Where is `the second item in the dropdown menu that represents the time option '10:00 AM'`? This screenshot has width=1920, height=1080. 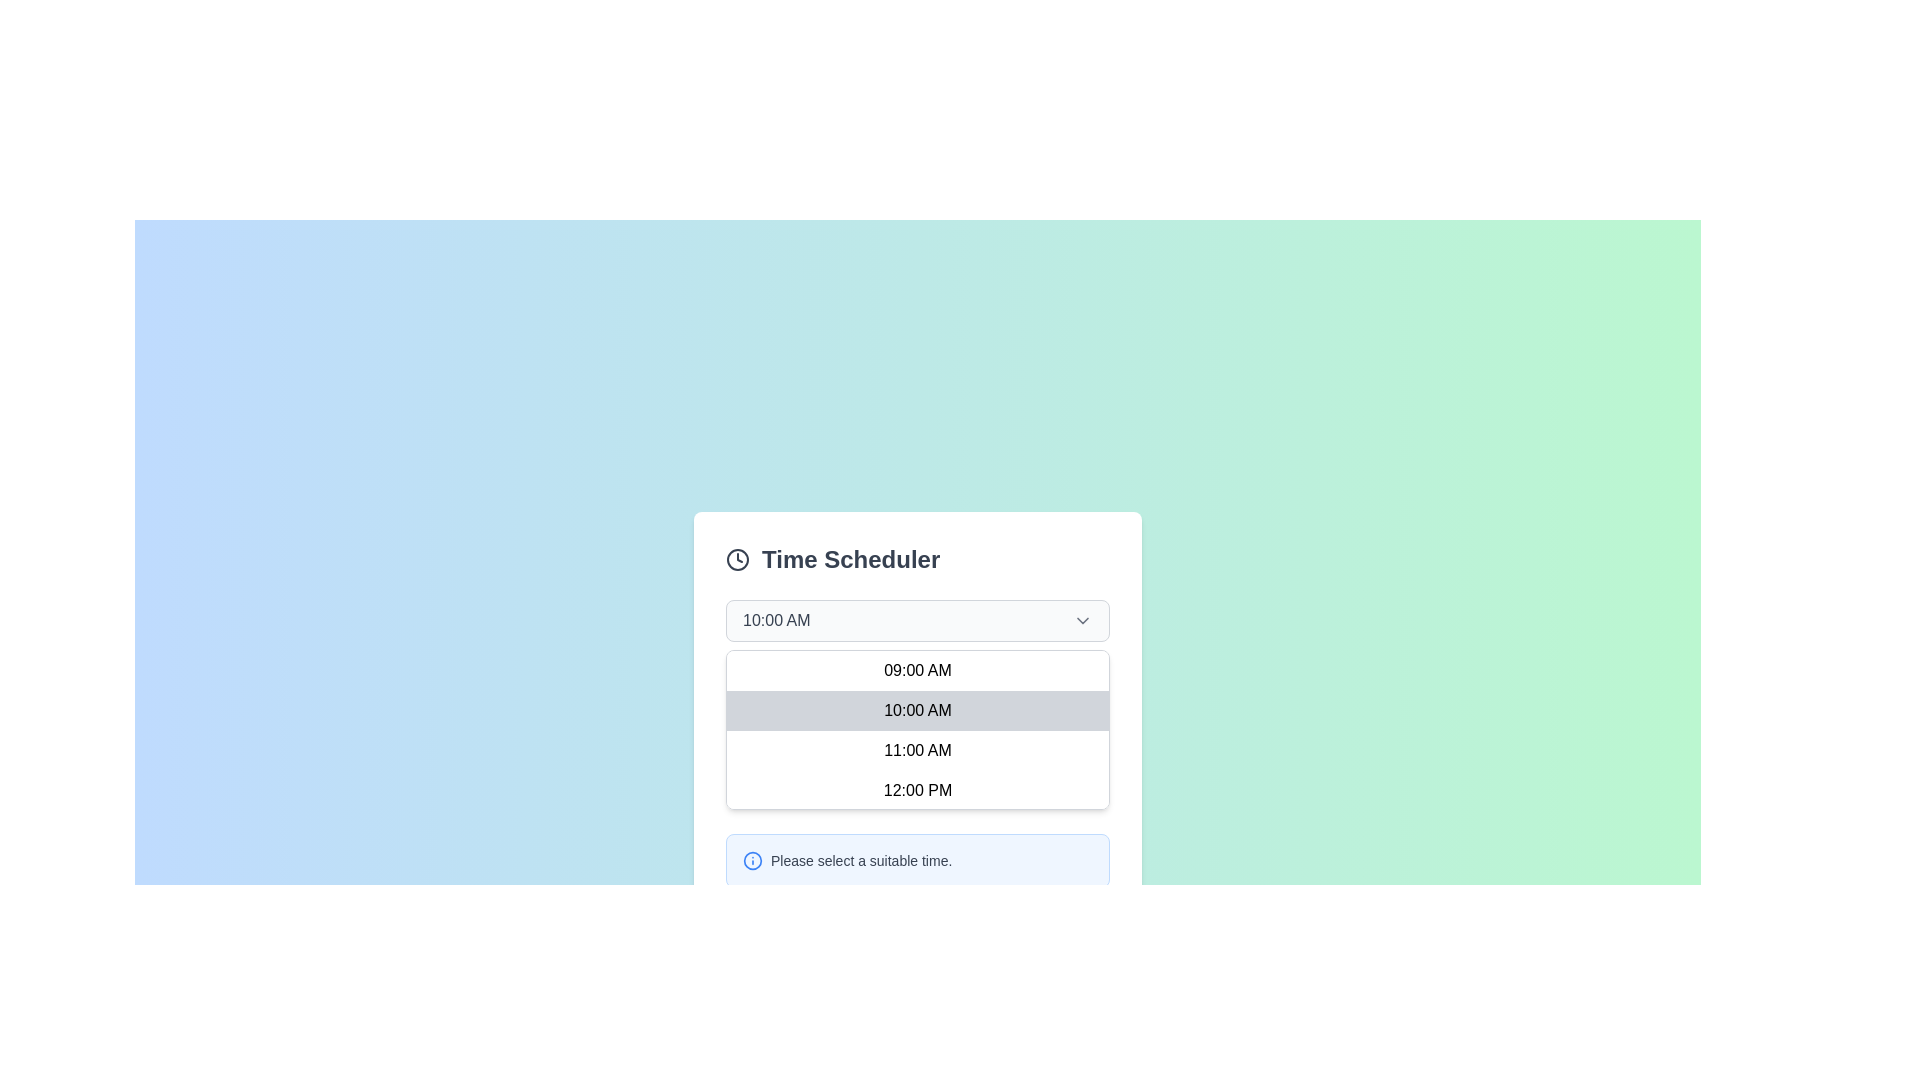 the second item in the dropdown menu that represents the time option '10:00 AM' is located at coordinates (916, 709).